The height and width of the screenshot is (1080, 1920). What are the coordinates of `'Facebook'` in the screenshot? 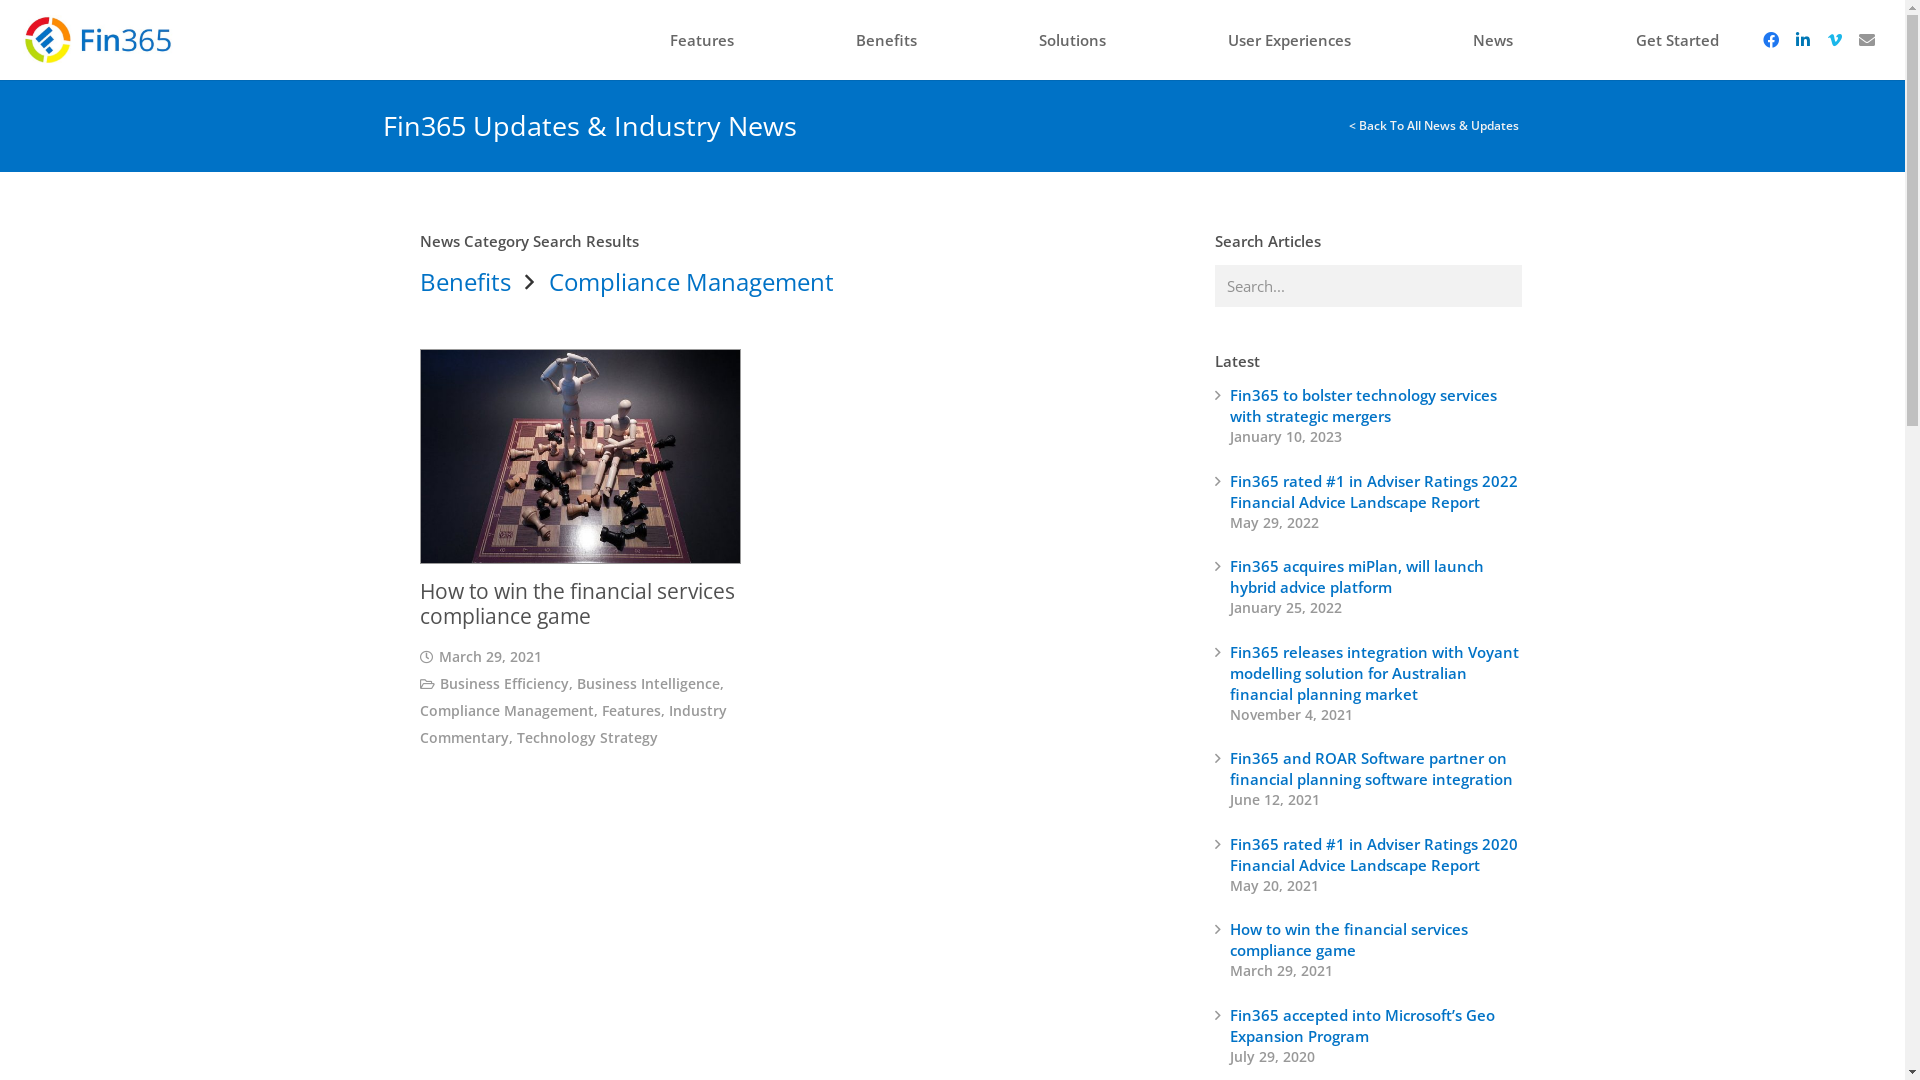 It's located at (1770, 39).